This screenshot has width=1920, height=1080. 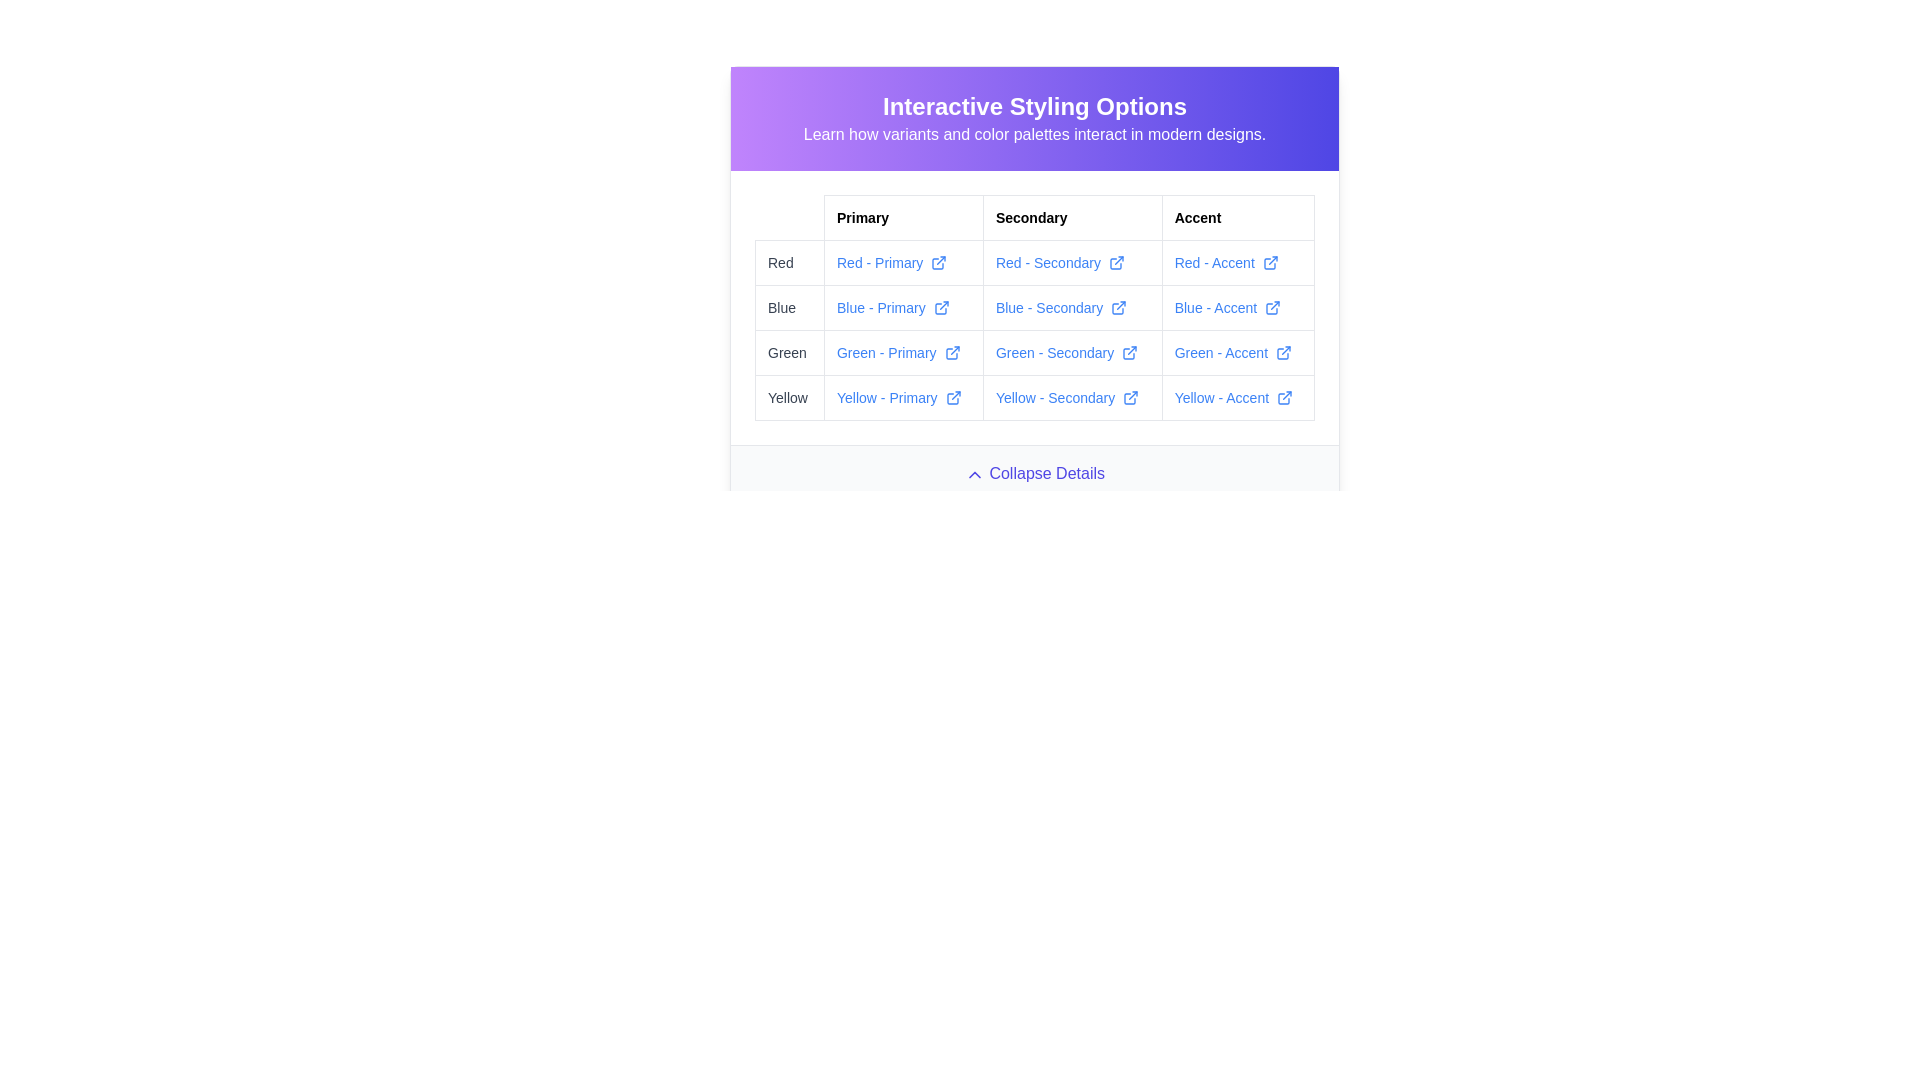 What do you see at coordinates (1272, 308) in the screenshot?
I see `the external link icon, which is a small blue arrow extending from a box, located to the right of the 'Blue - Accent' text in the table layout` at bounding box center [1272, 308].